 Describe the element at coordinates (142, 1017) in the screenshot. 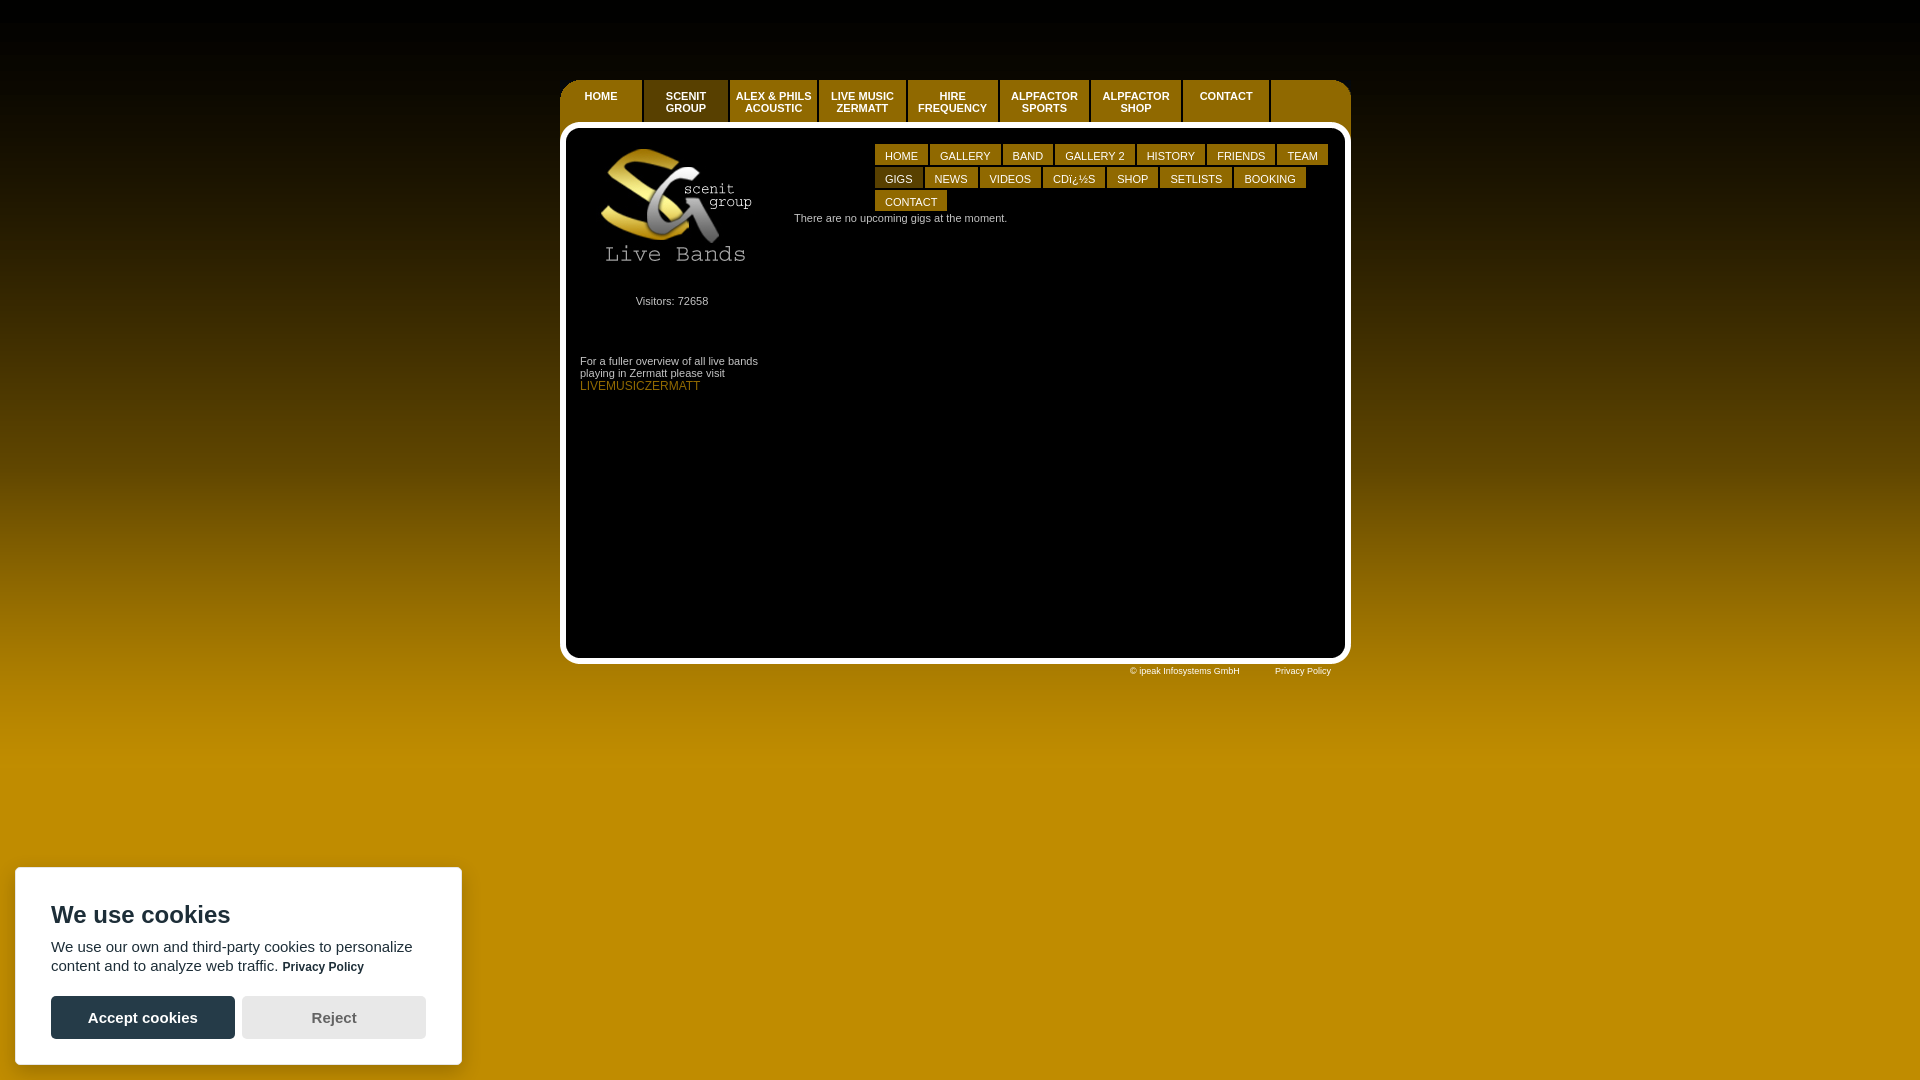

I see `'Accept cookies'` at that location.